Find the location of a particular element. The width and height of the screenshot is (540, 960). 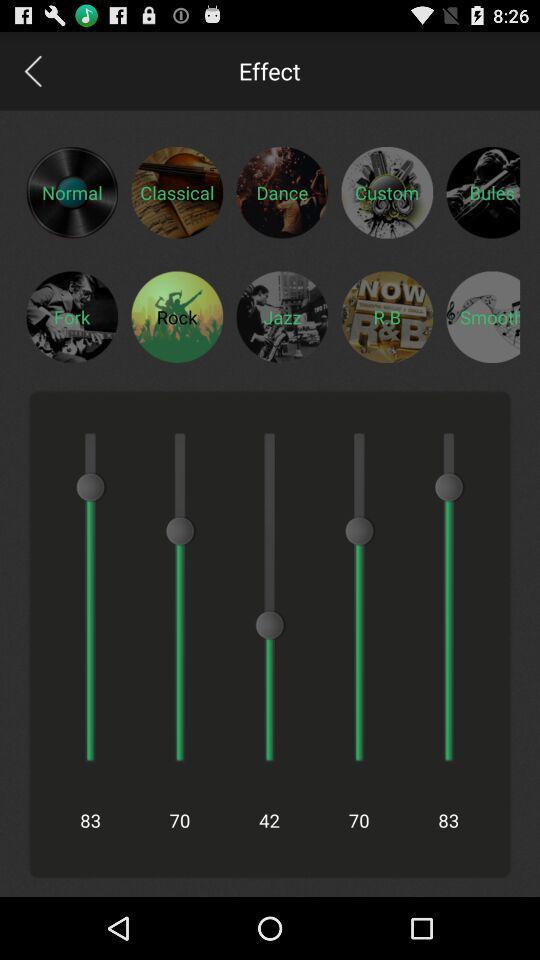

pick option classical effect is located at coordinates (177, 192).